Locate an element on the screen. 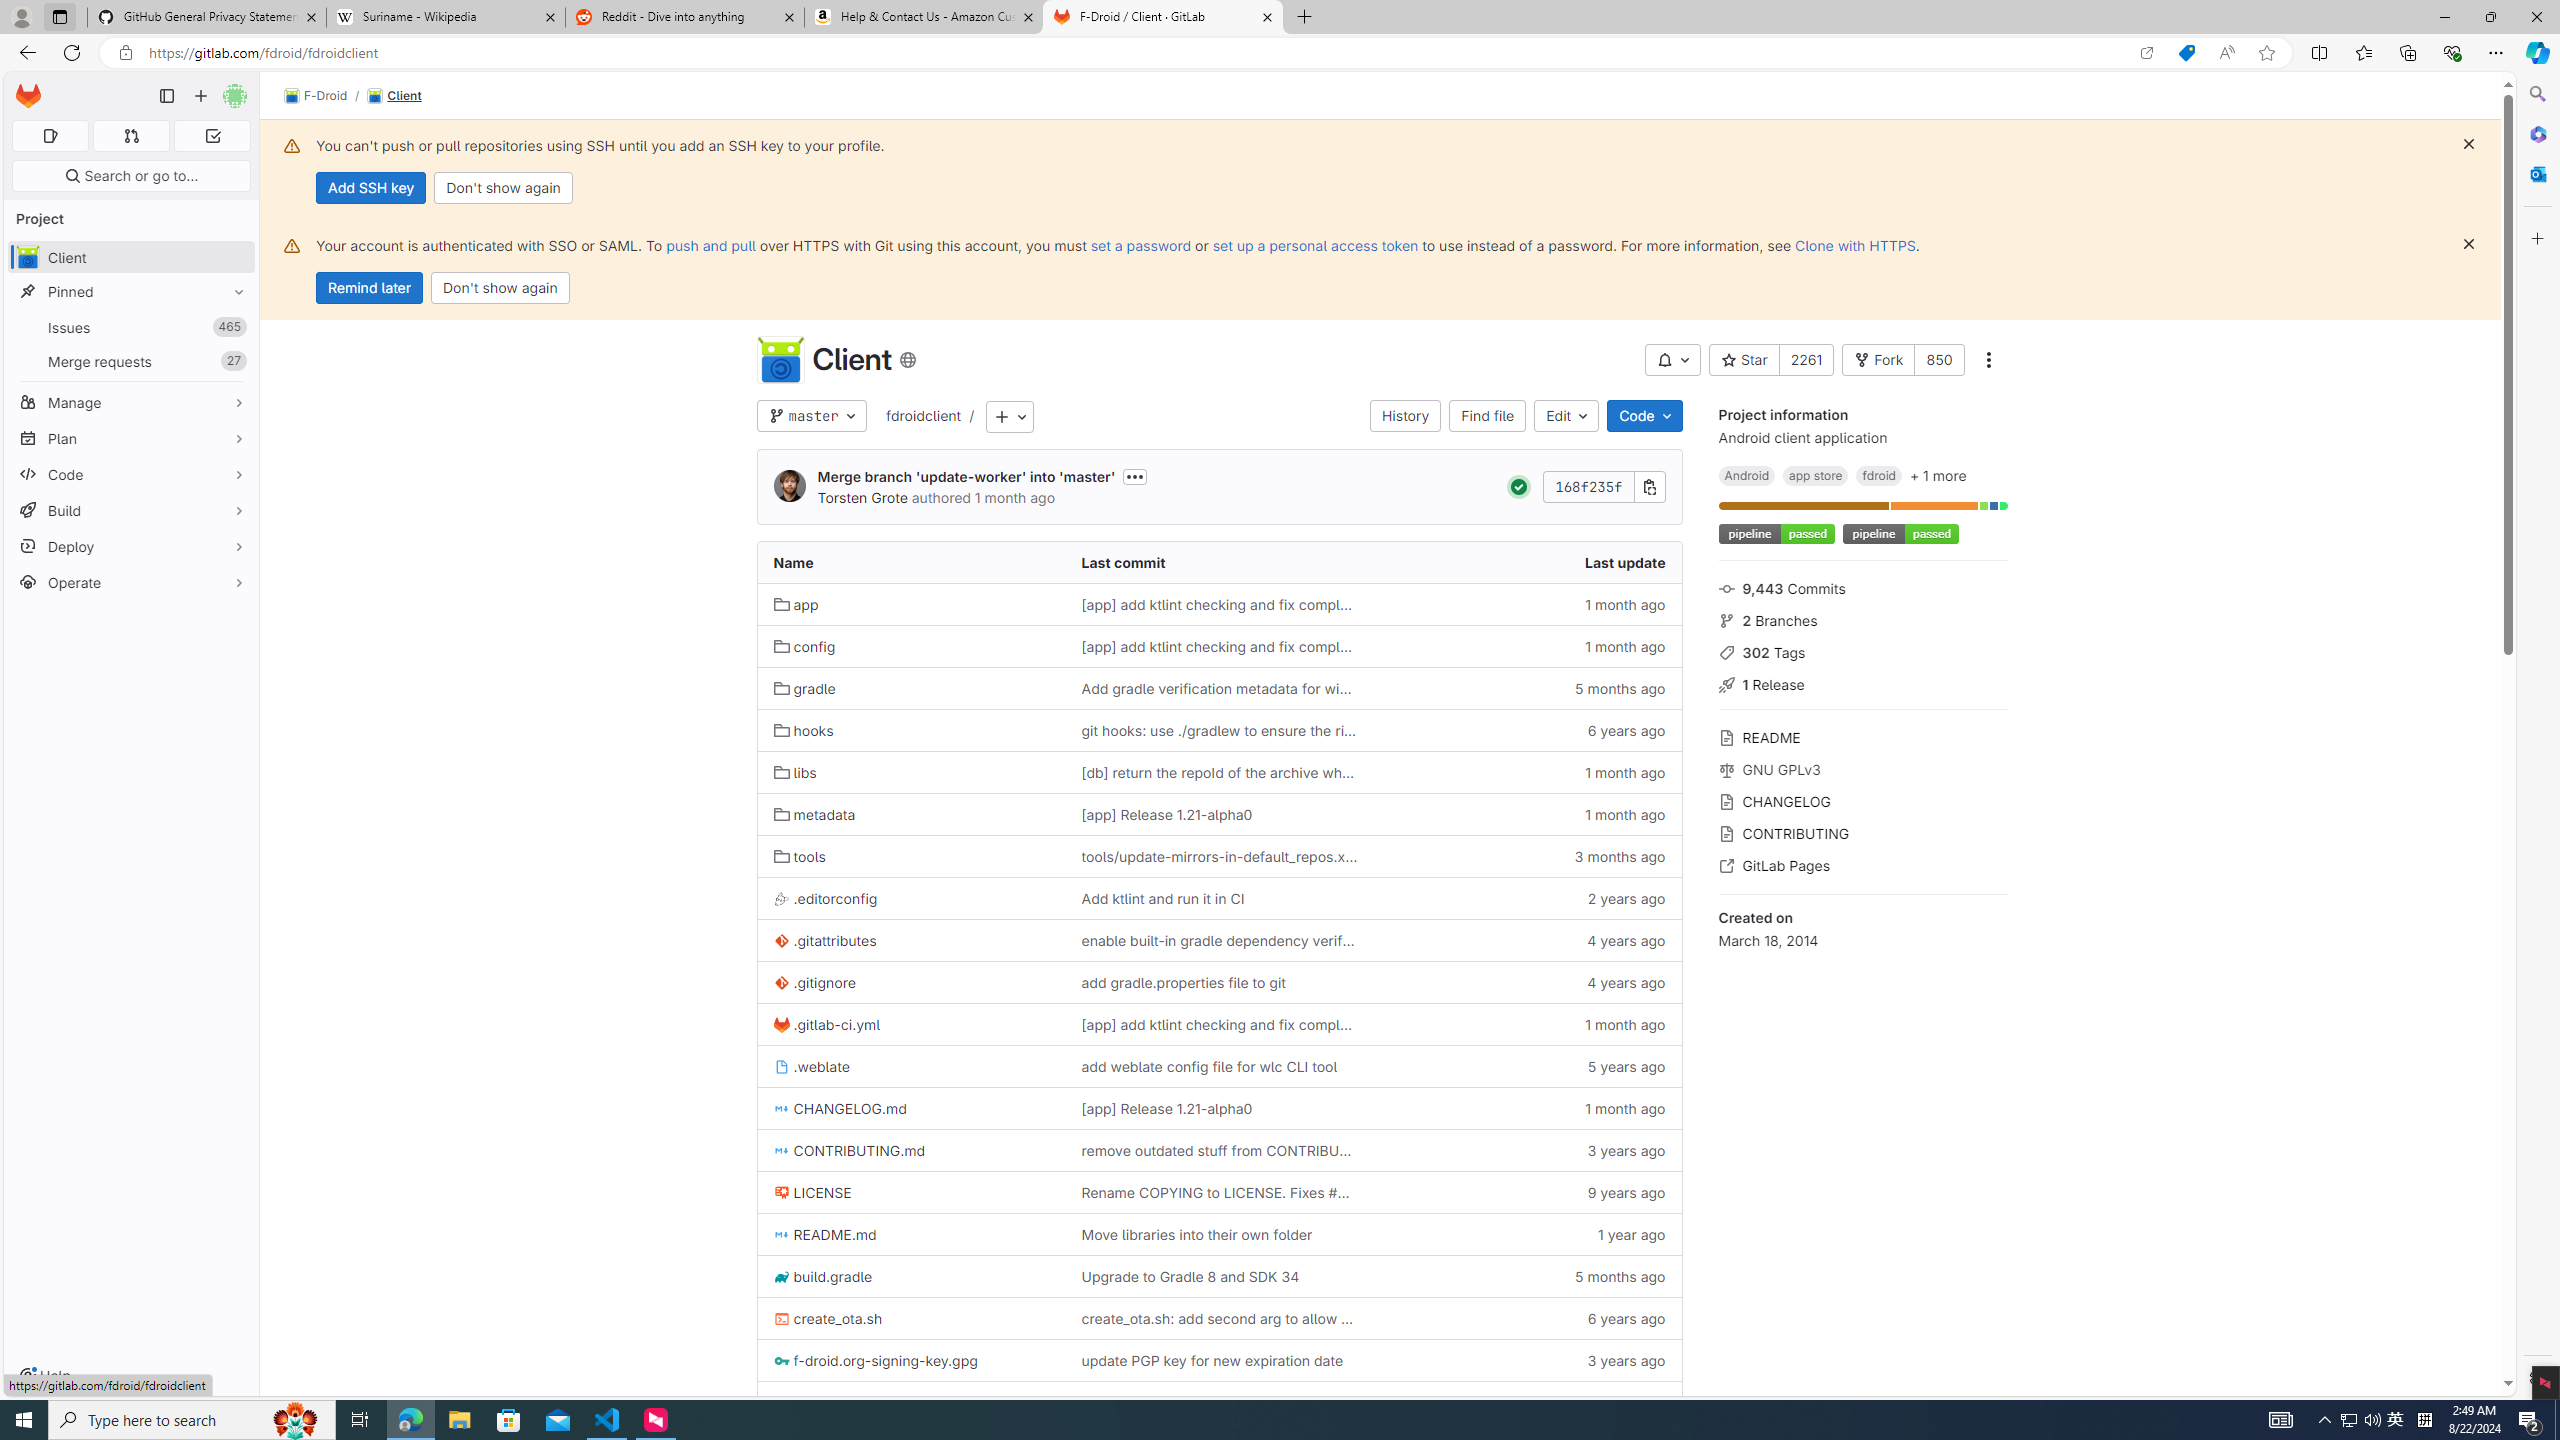  '.gitattributes' is located at coordinates (910, 939).